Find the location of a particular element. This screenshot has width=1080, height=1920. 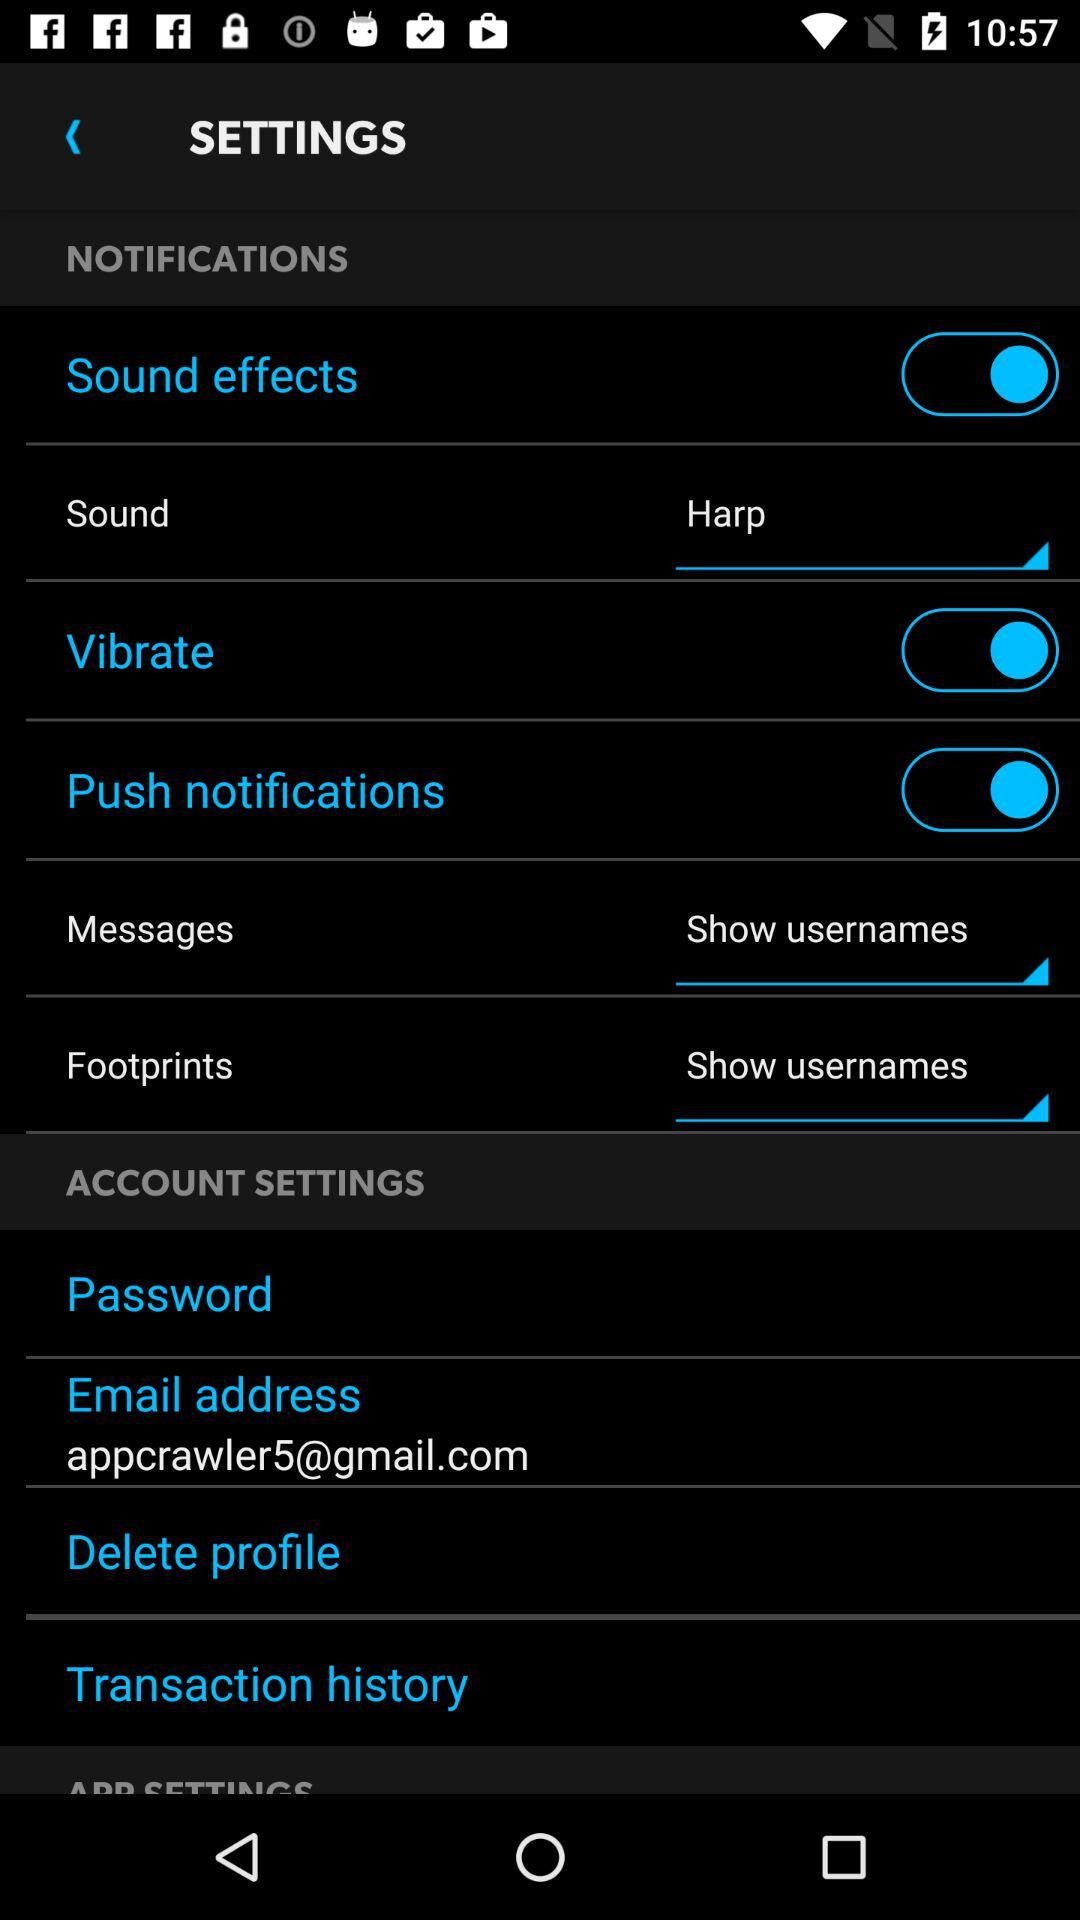

the password icon is located at coordinates (540, 1292).